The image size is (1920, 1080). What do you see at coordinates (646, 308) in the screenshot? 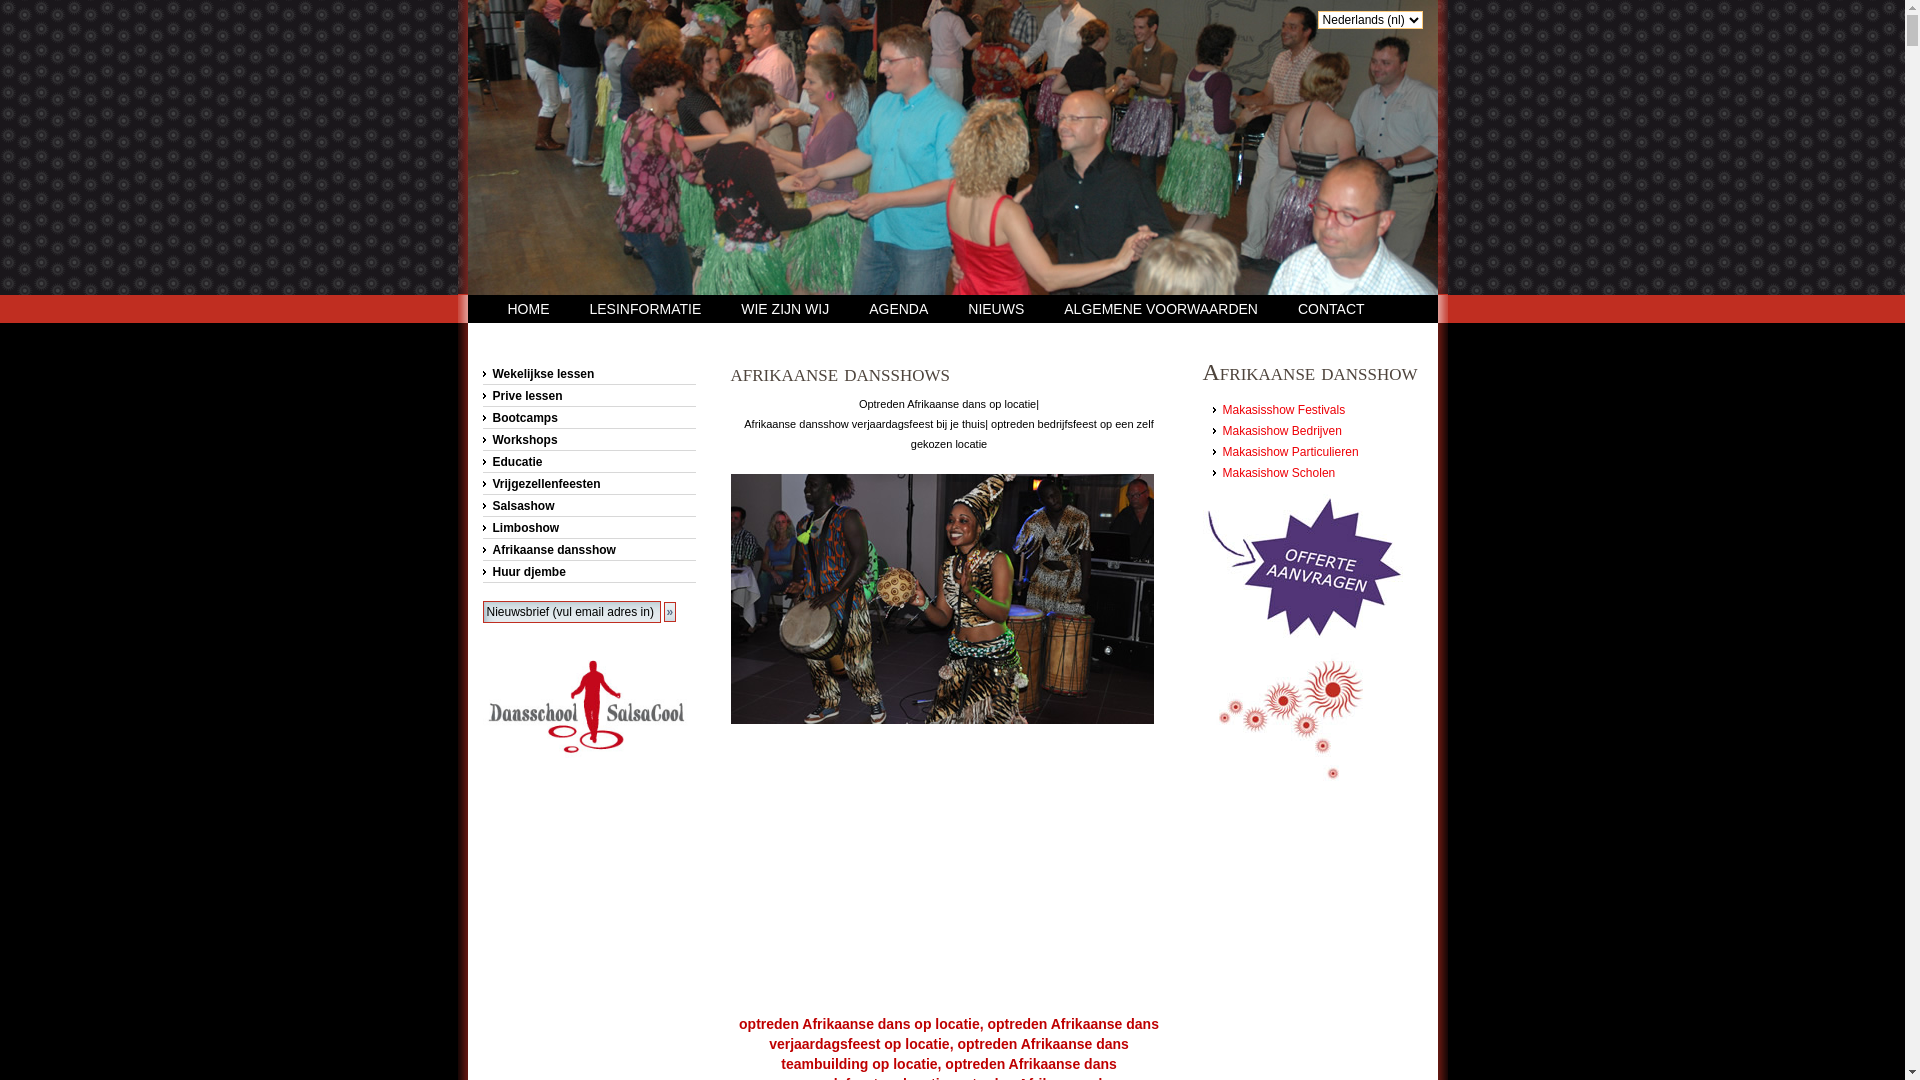
I see `'LESINFORMATIE'` at bounding box center [646, 308].